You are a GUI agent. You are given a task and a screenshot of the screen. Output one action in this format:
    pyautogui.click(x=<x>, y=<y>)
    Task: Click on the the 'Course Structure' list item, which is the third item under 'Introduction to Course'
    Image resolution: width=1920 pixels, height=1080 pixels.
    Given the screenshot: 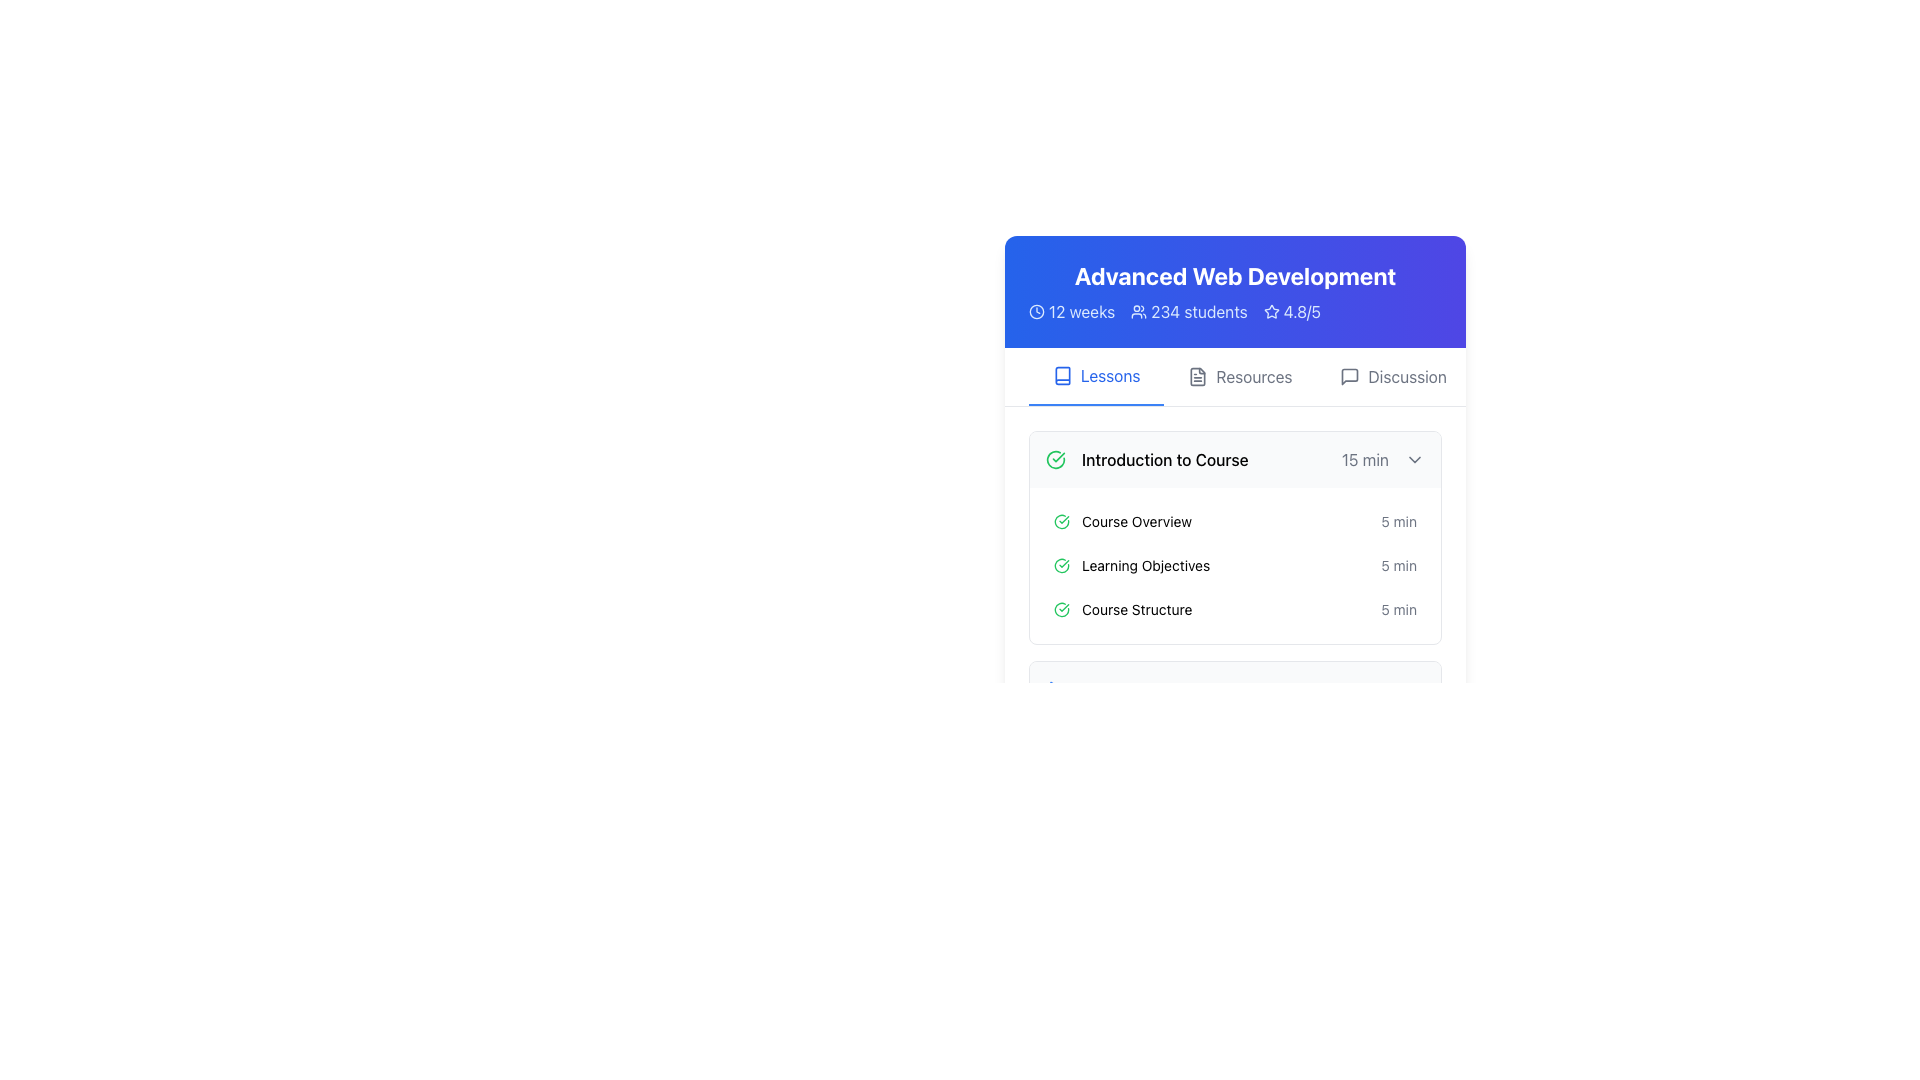 What is the action you would take?
    pyautogui.click(x=1234, y=608)
    